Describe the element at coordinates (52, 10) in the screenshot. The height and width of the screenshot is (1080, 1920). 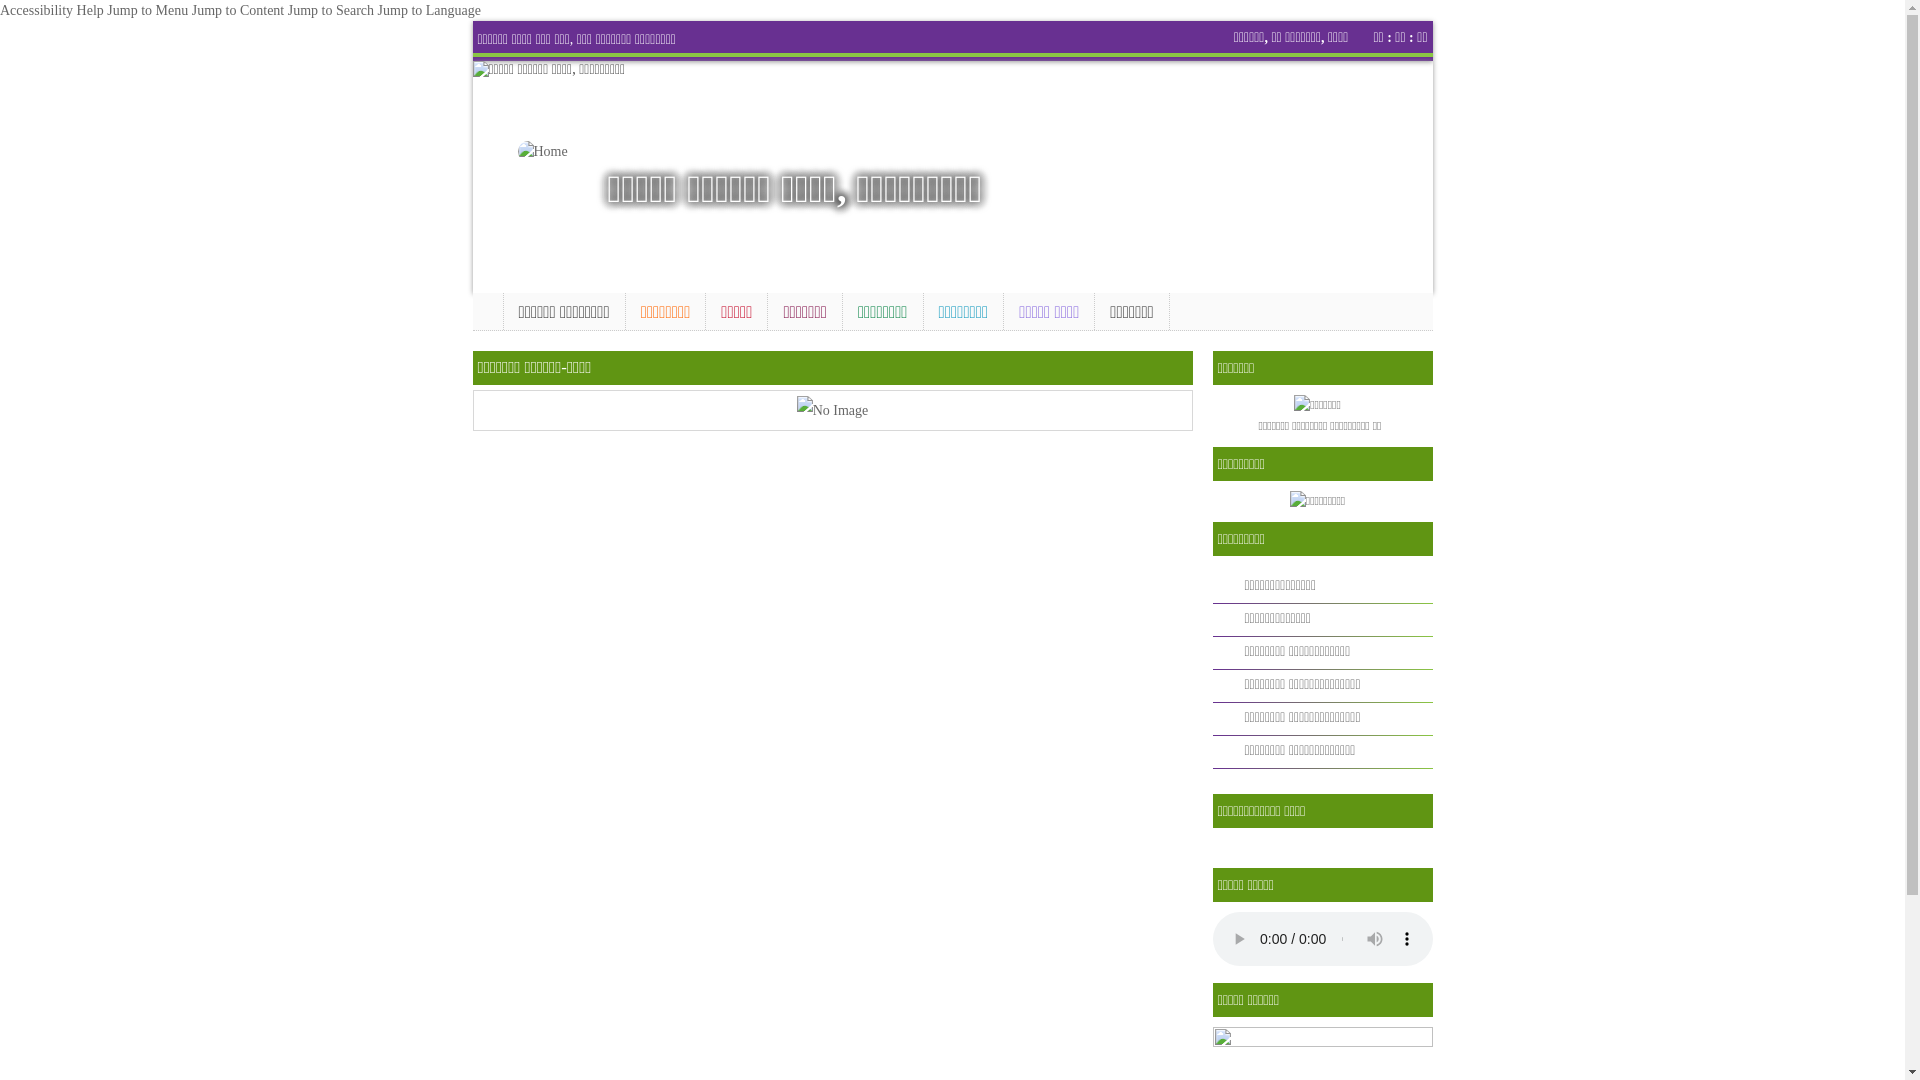
I see `'Accessibility Help'` at that location.